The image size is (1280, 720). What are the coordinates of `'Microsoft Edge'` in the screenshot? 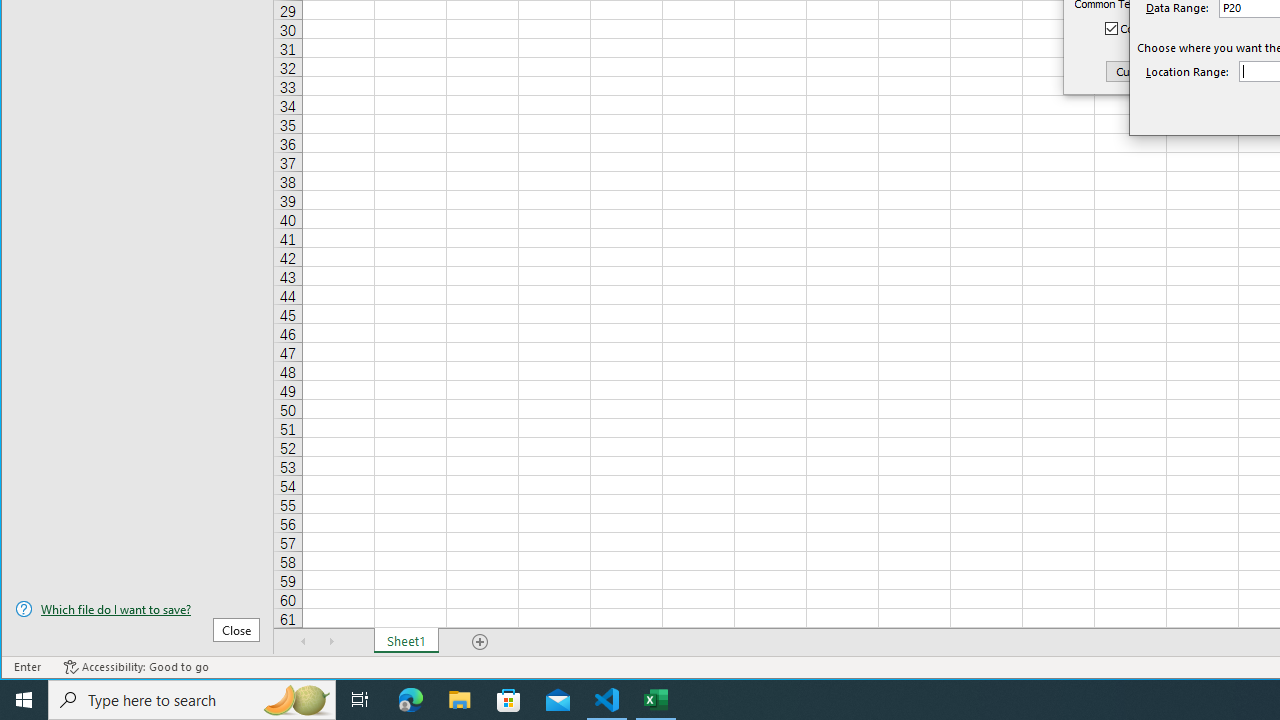 It's located at (410, 698).